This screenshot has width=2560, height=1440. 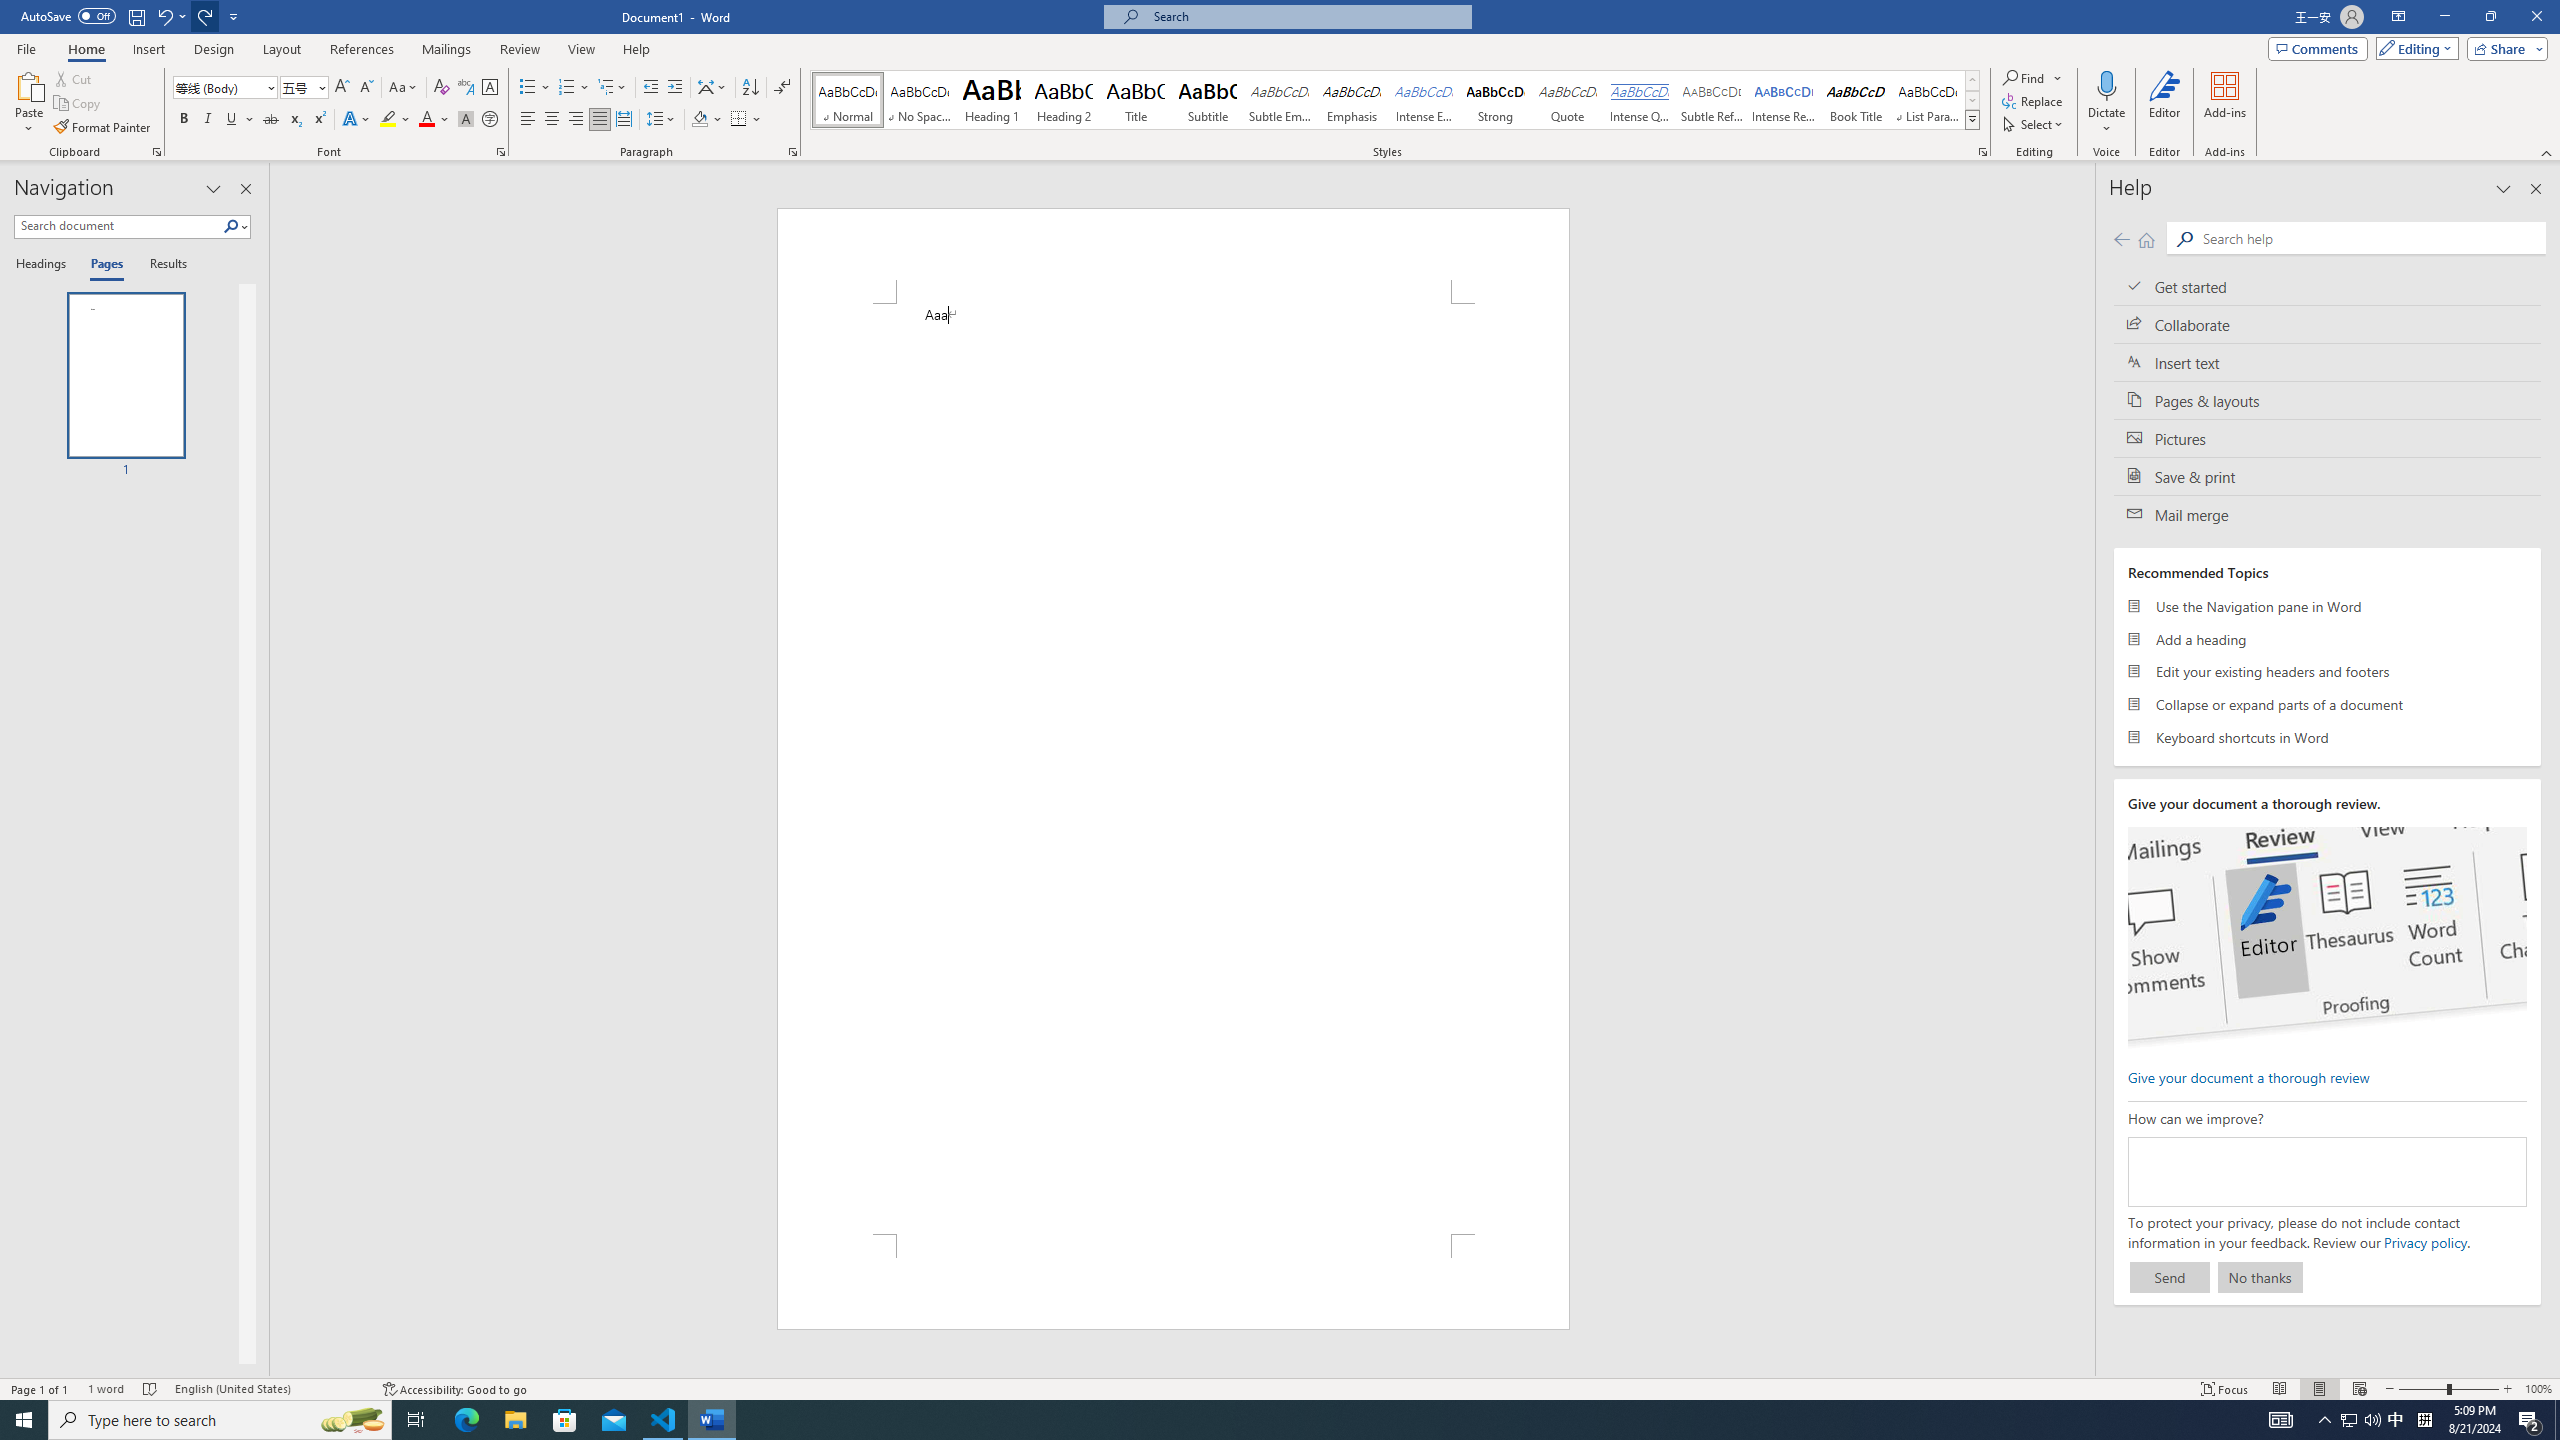 I want to click on 'Send', so click(x=2168, y=1276).